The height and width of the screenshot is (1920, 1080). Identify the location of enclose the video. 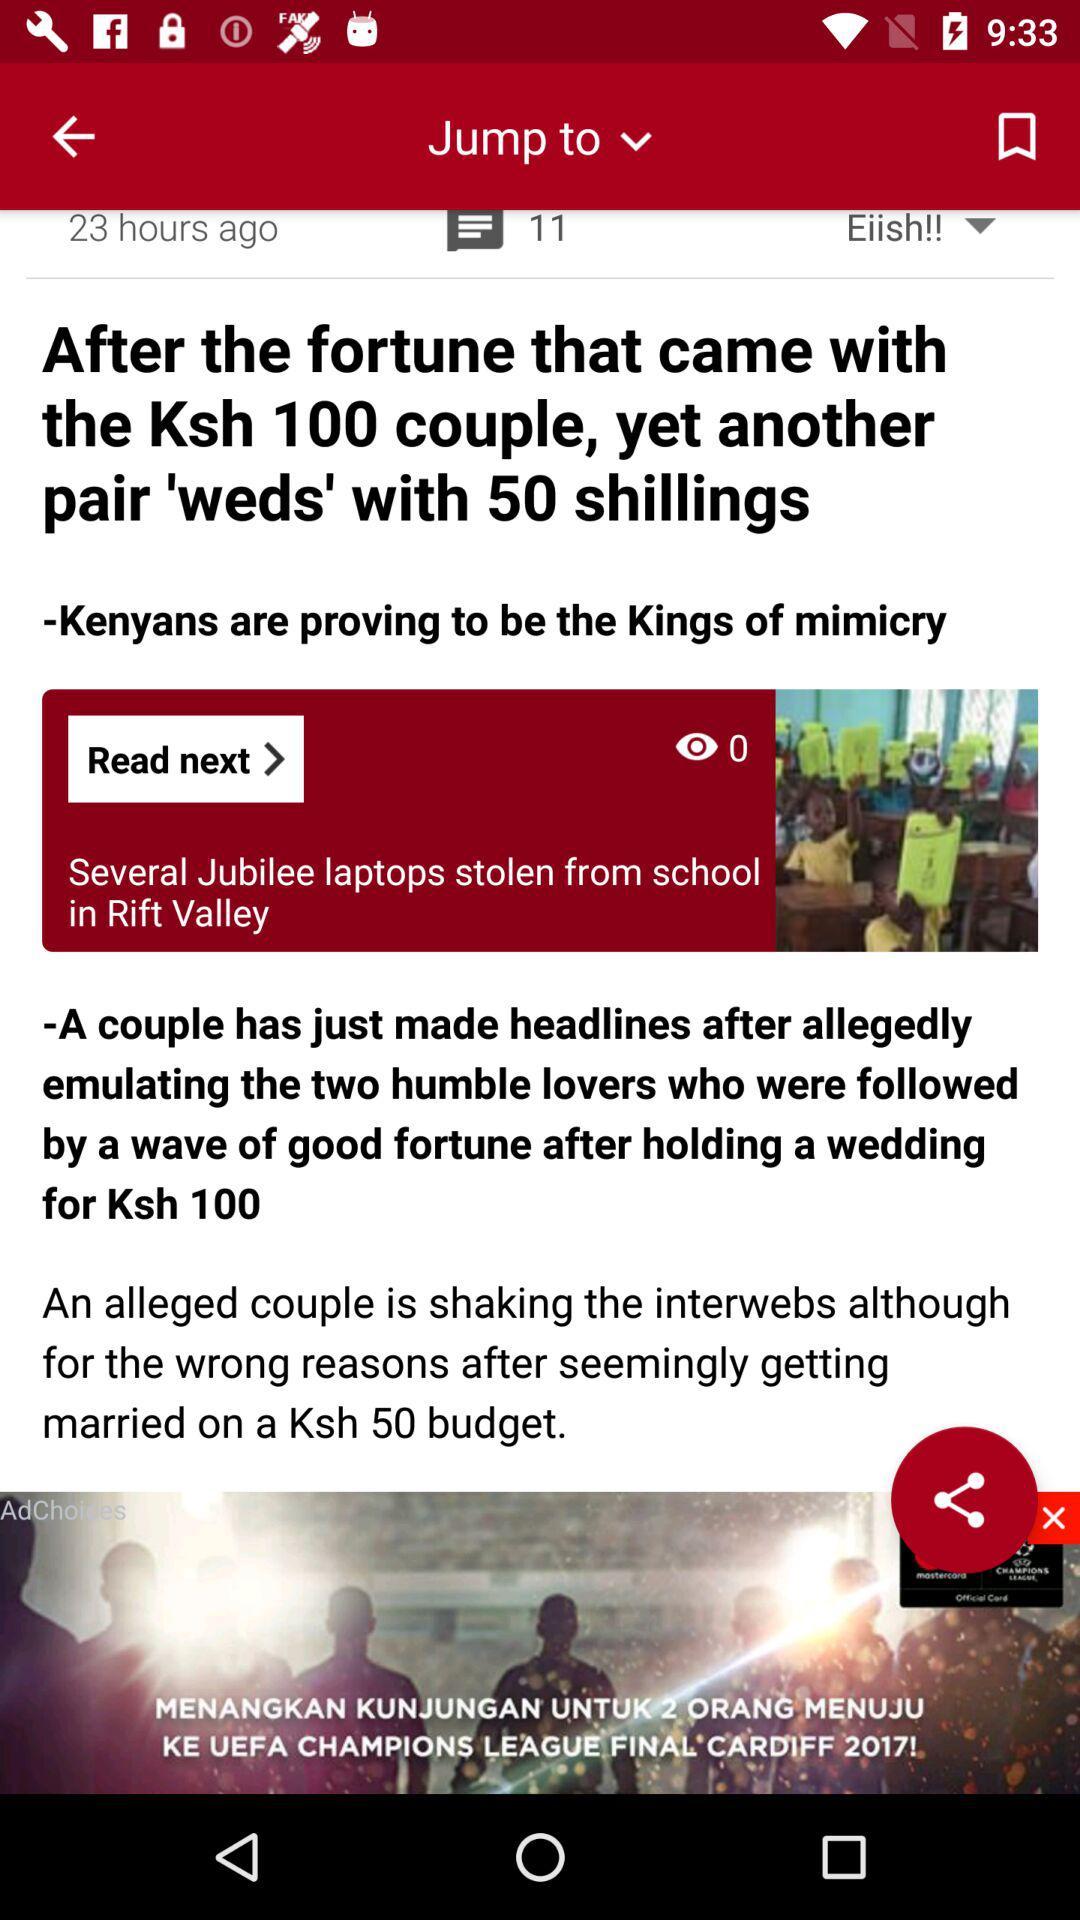
(1052, 1517).